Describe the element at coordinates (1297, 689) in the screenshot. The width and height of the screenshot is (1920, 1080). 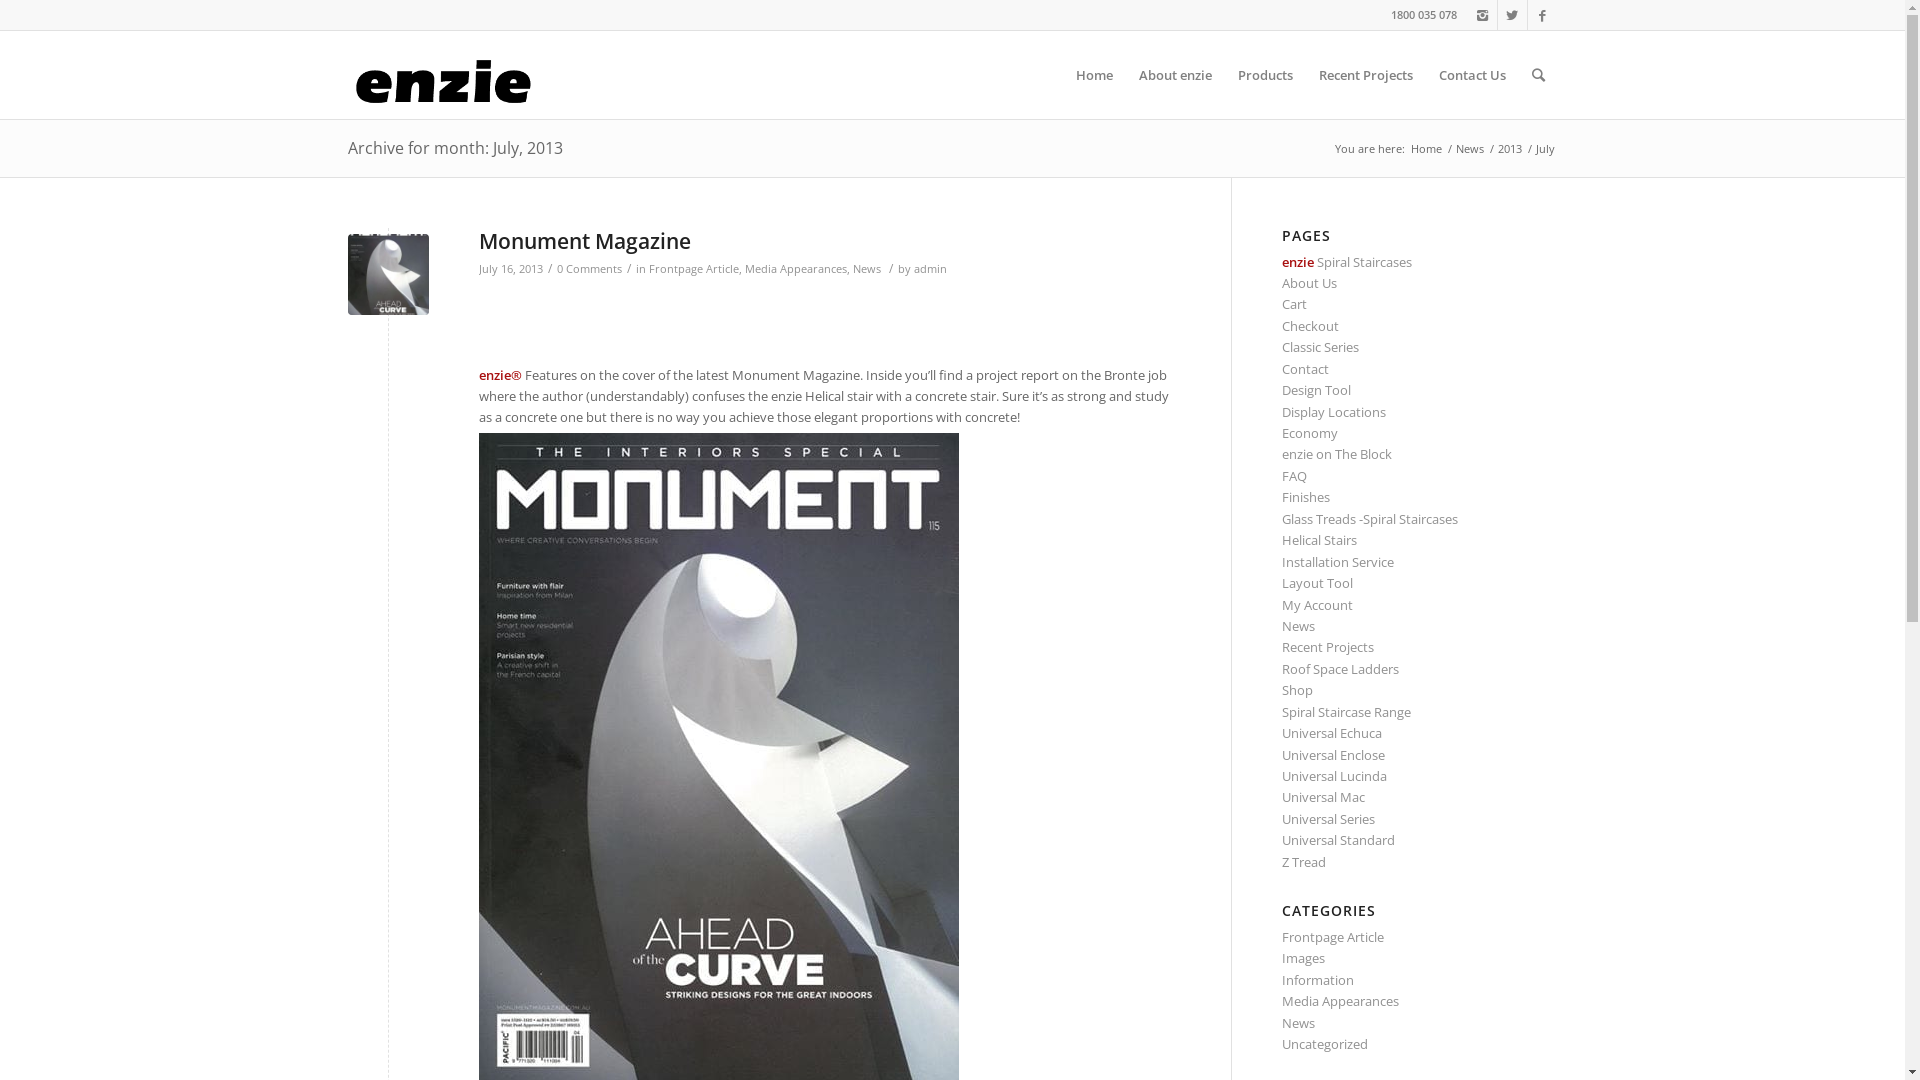
I see `'Shop'` at that location.